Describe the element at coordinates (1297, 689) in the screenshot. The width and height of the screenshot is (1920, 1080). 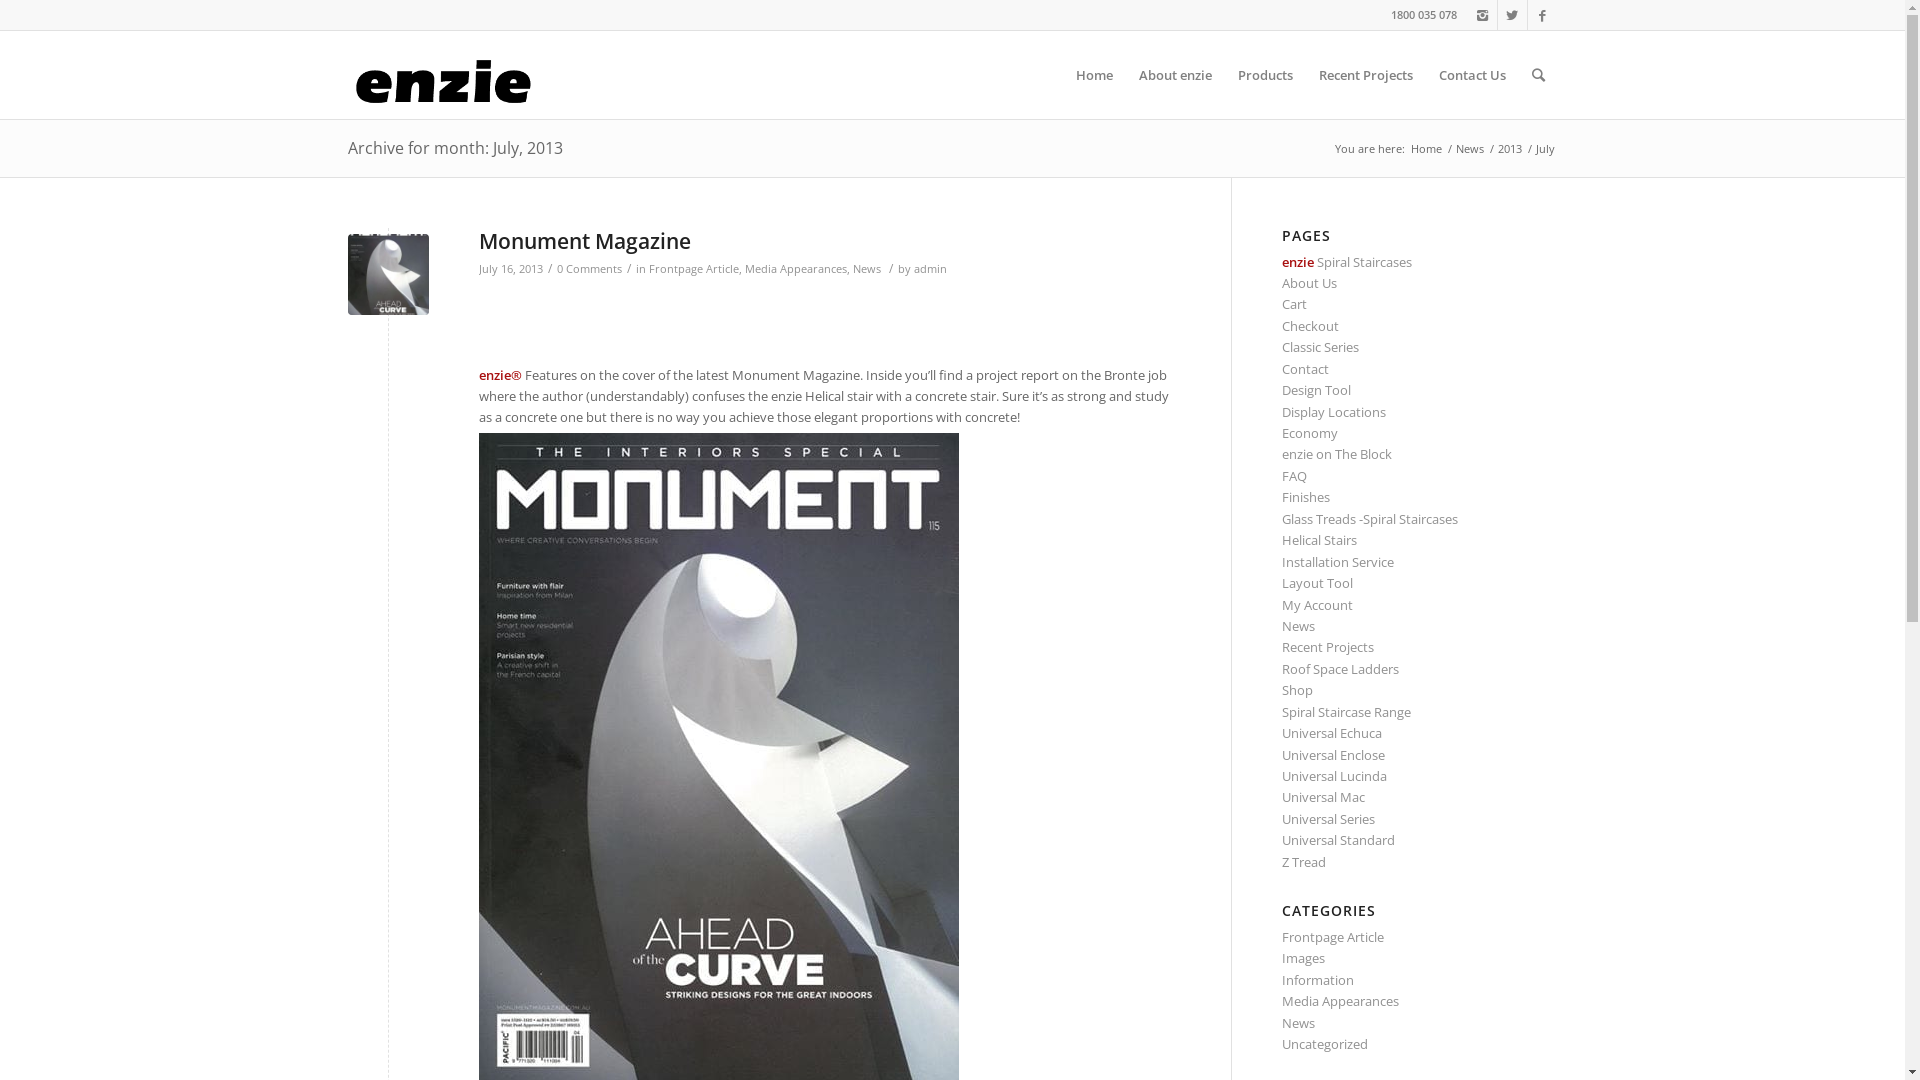
I see `'Shop'` at that location.